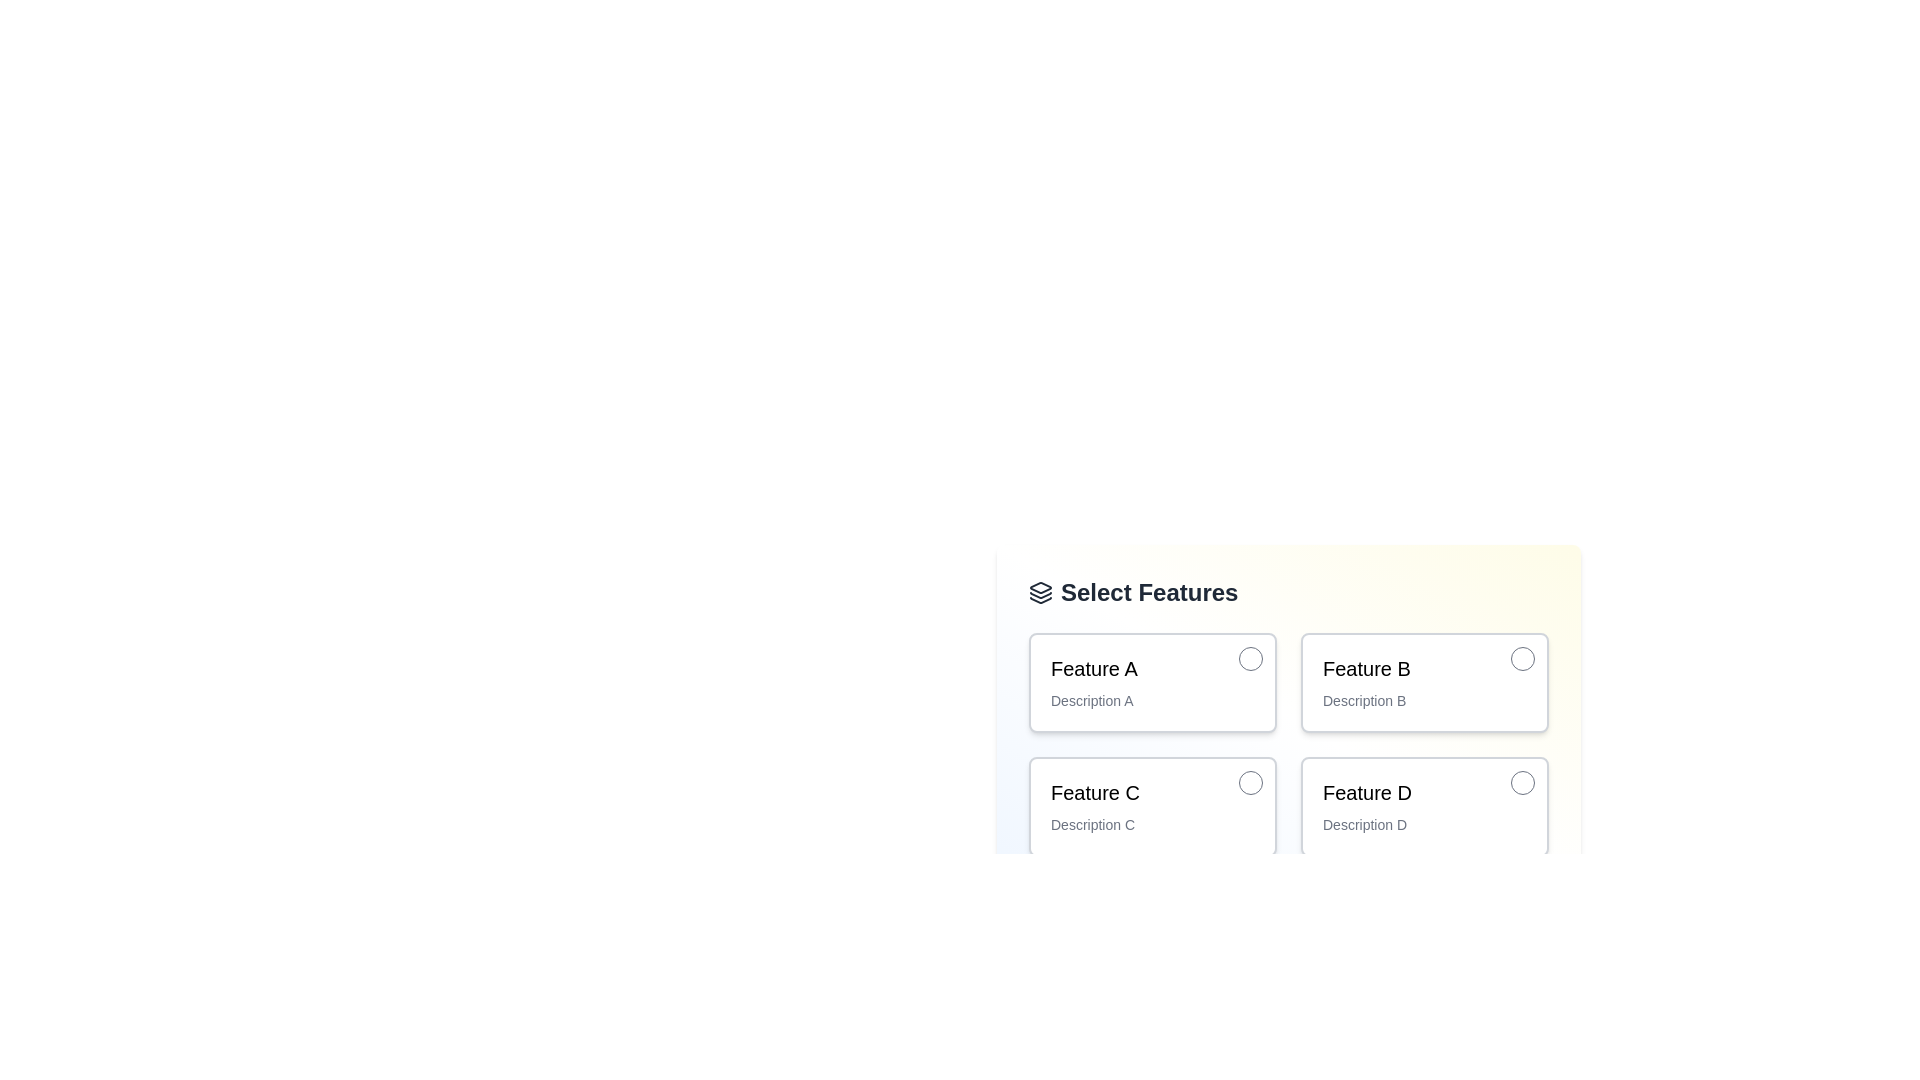 The image size is (1920, 1080). Describe the element at coordinates (1250, 659) in the screenshot. I see `the small, circular button with a white background and thin gray border located in the top-right corner of the 'Feature A' card` at that location.